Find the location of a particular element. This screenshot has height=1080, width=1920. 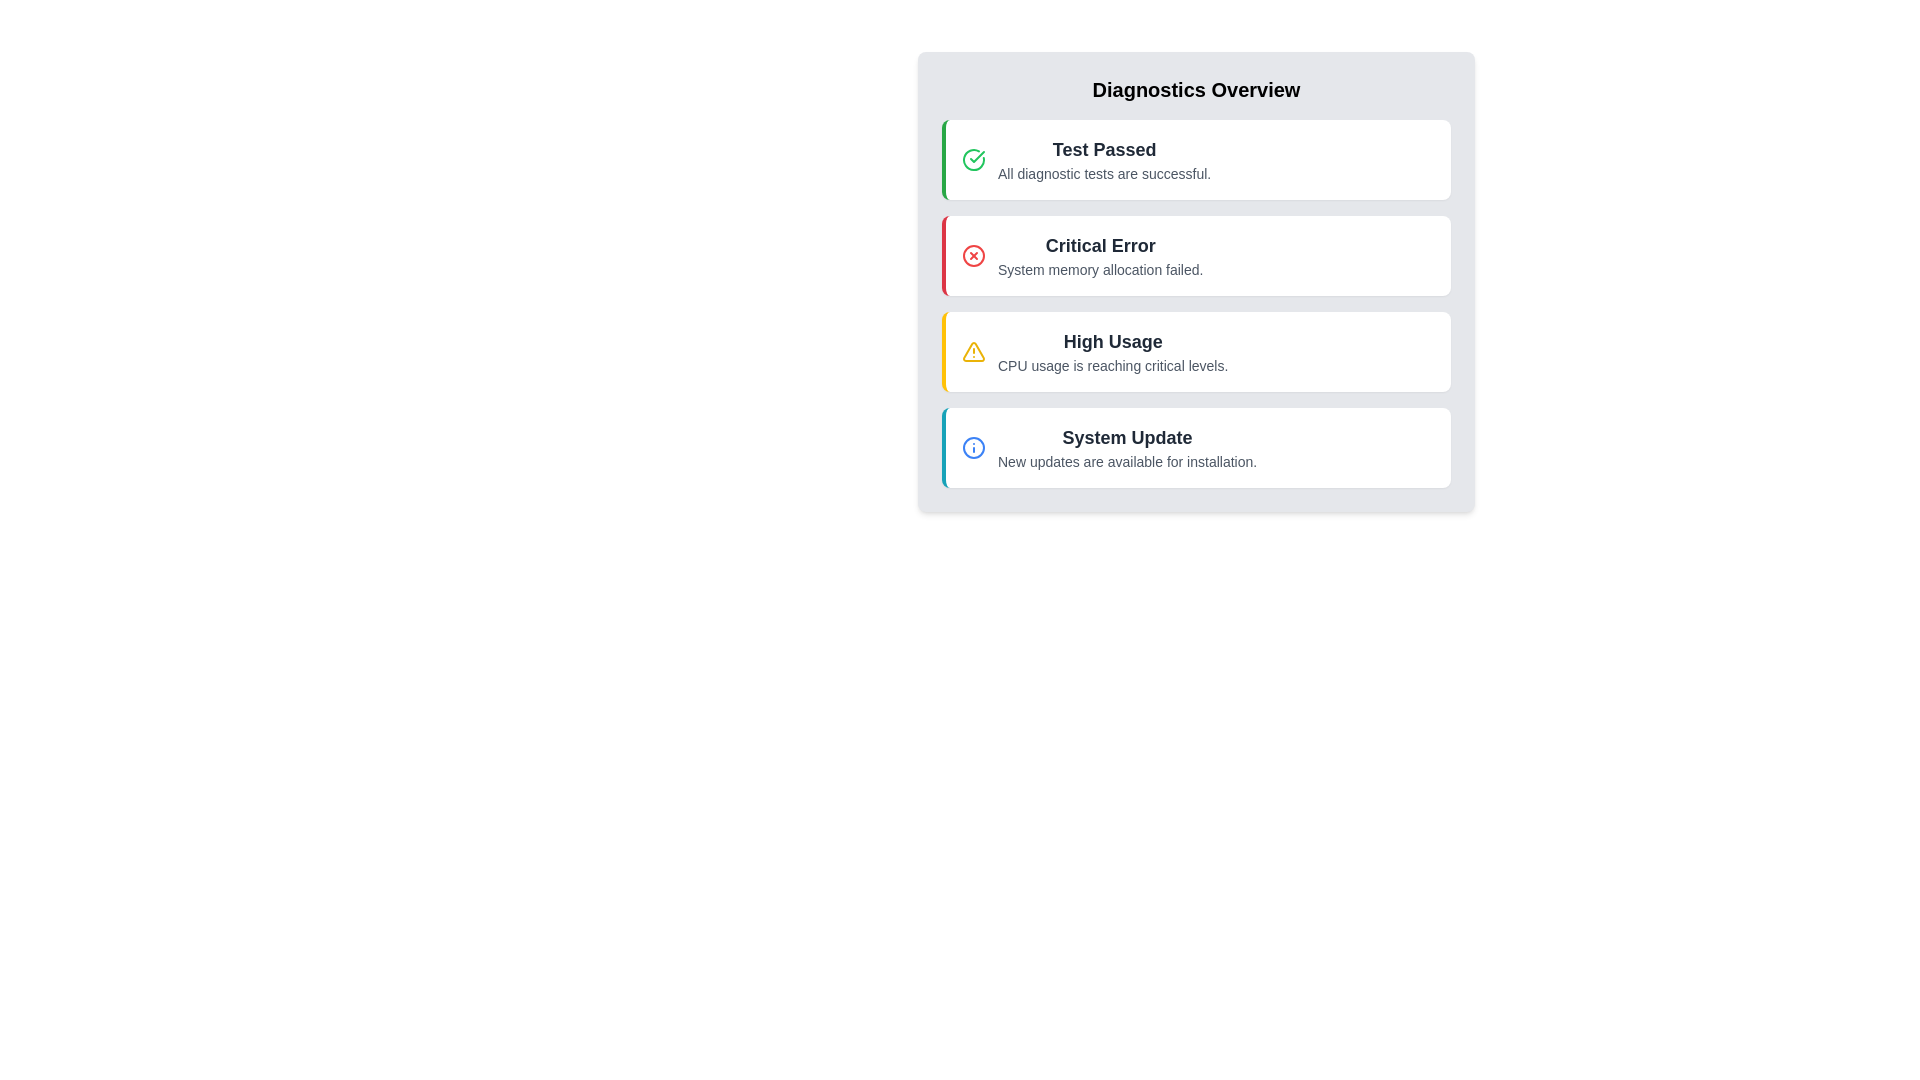

the second notification alert box indicating a critical issue with system memory allocation located in the 'Diagnostics Overview' section is located at coordinates (1196, 254).